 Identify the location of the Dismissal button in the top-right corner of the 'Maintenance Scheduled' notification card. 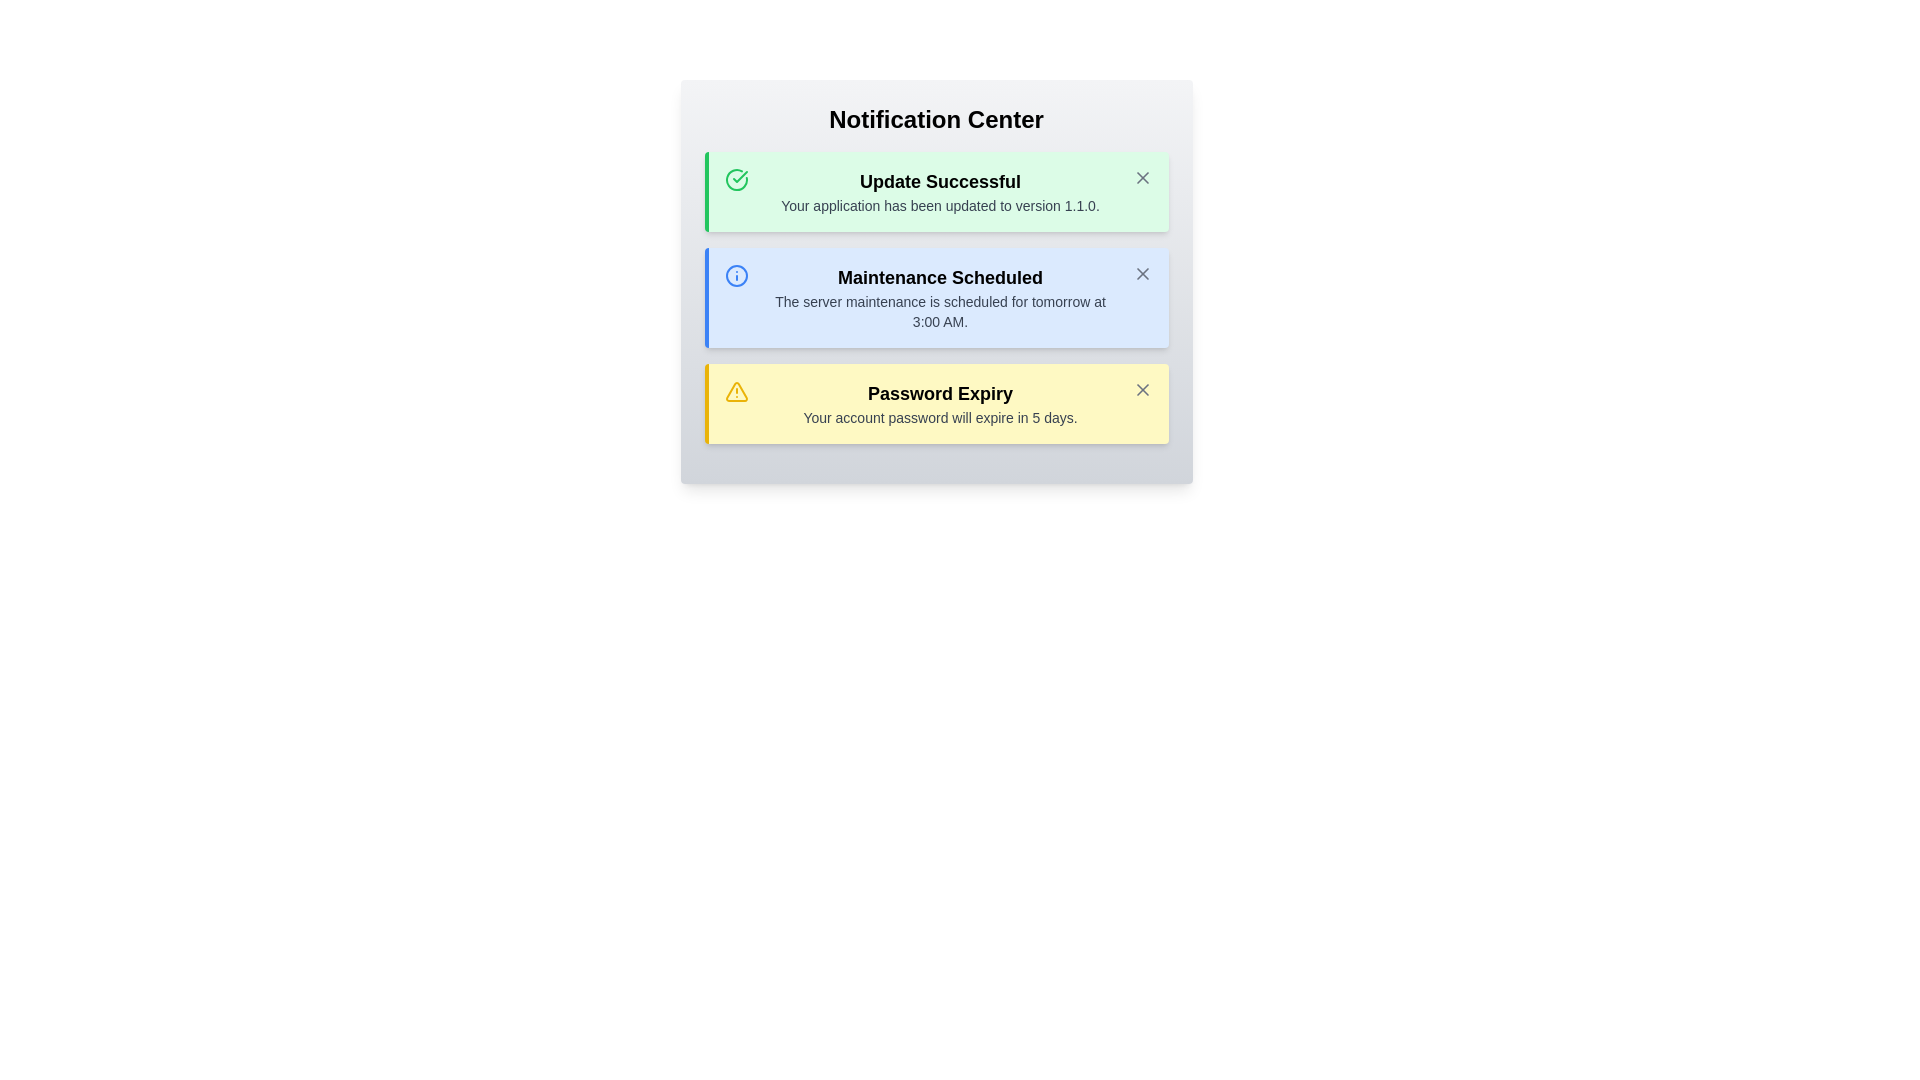
(1142, 273).